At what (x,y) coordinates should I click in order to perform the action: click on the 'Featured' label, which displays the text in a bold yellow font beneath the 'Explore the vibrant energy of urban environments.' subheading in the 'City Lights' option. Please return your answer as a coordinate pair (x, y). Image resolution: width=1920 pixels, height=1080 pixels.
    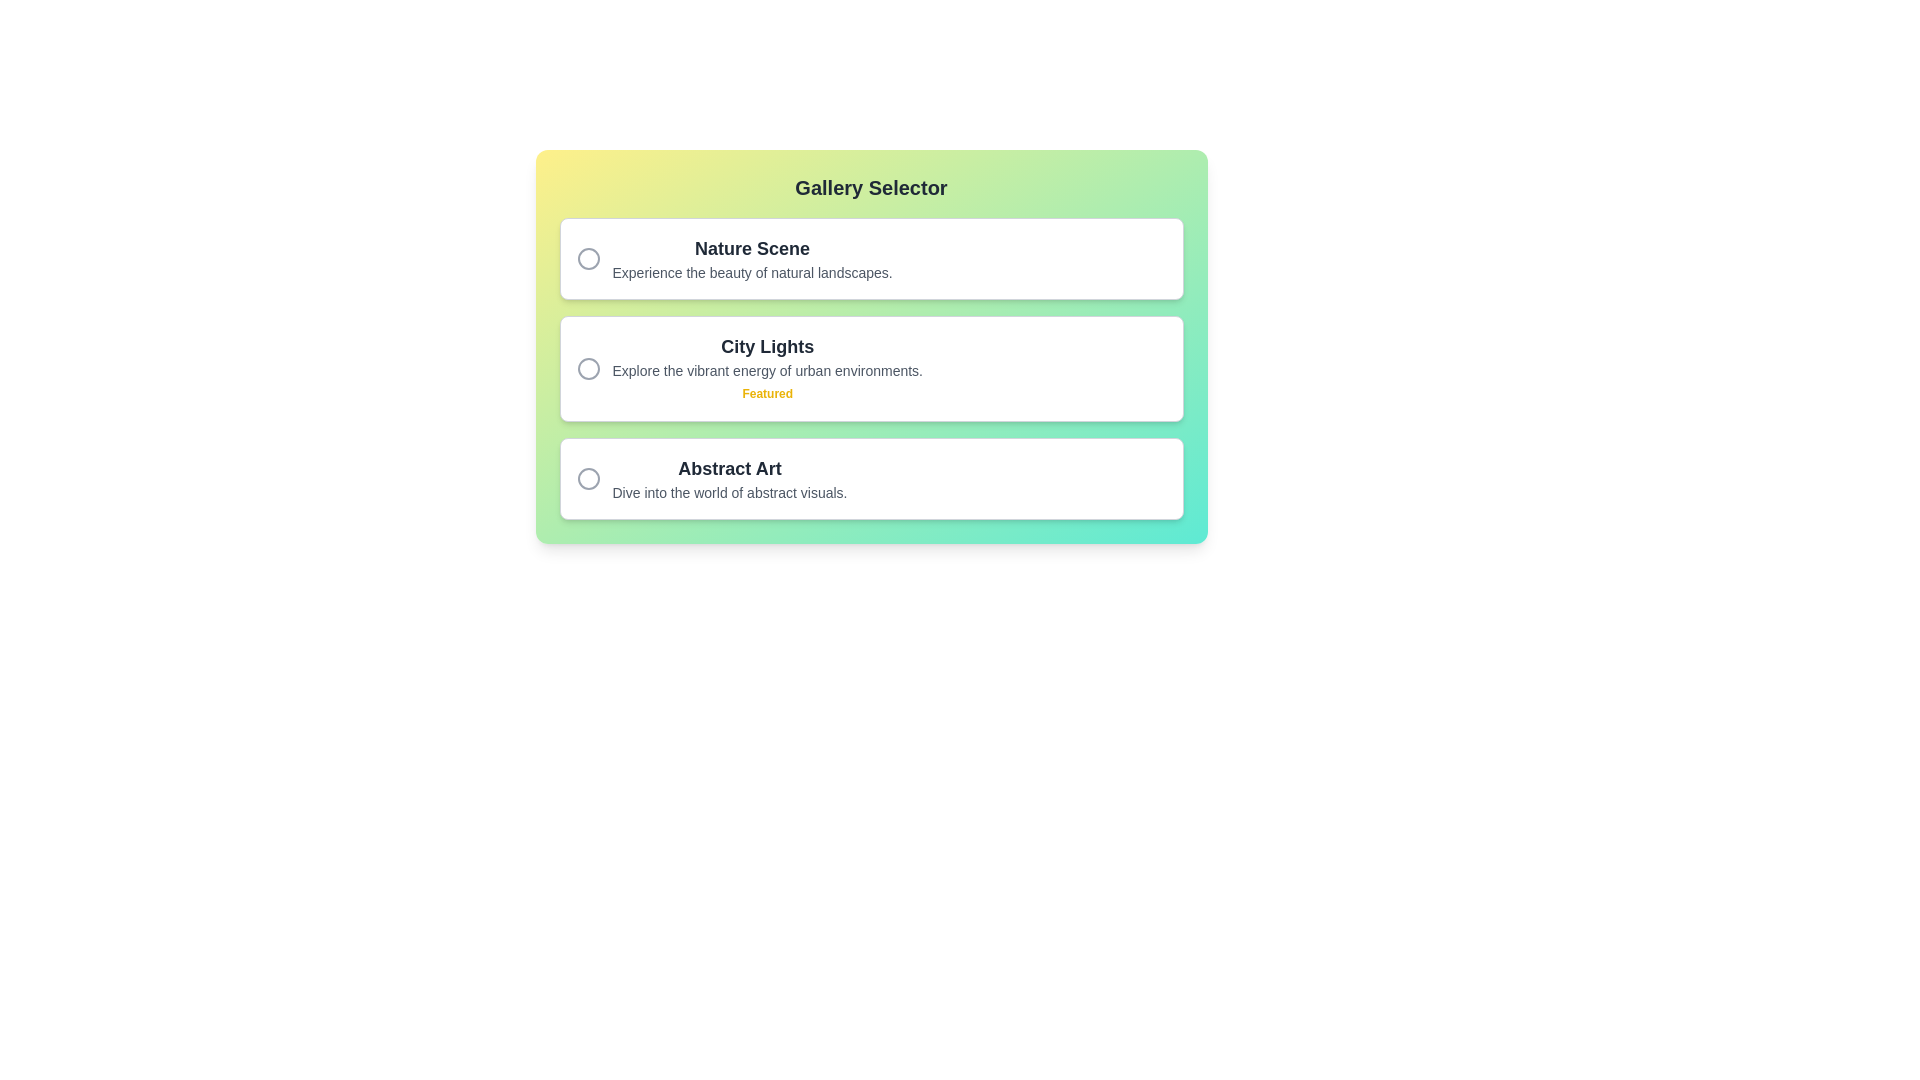
    Looking at the image, I should click on (766, 393).